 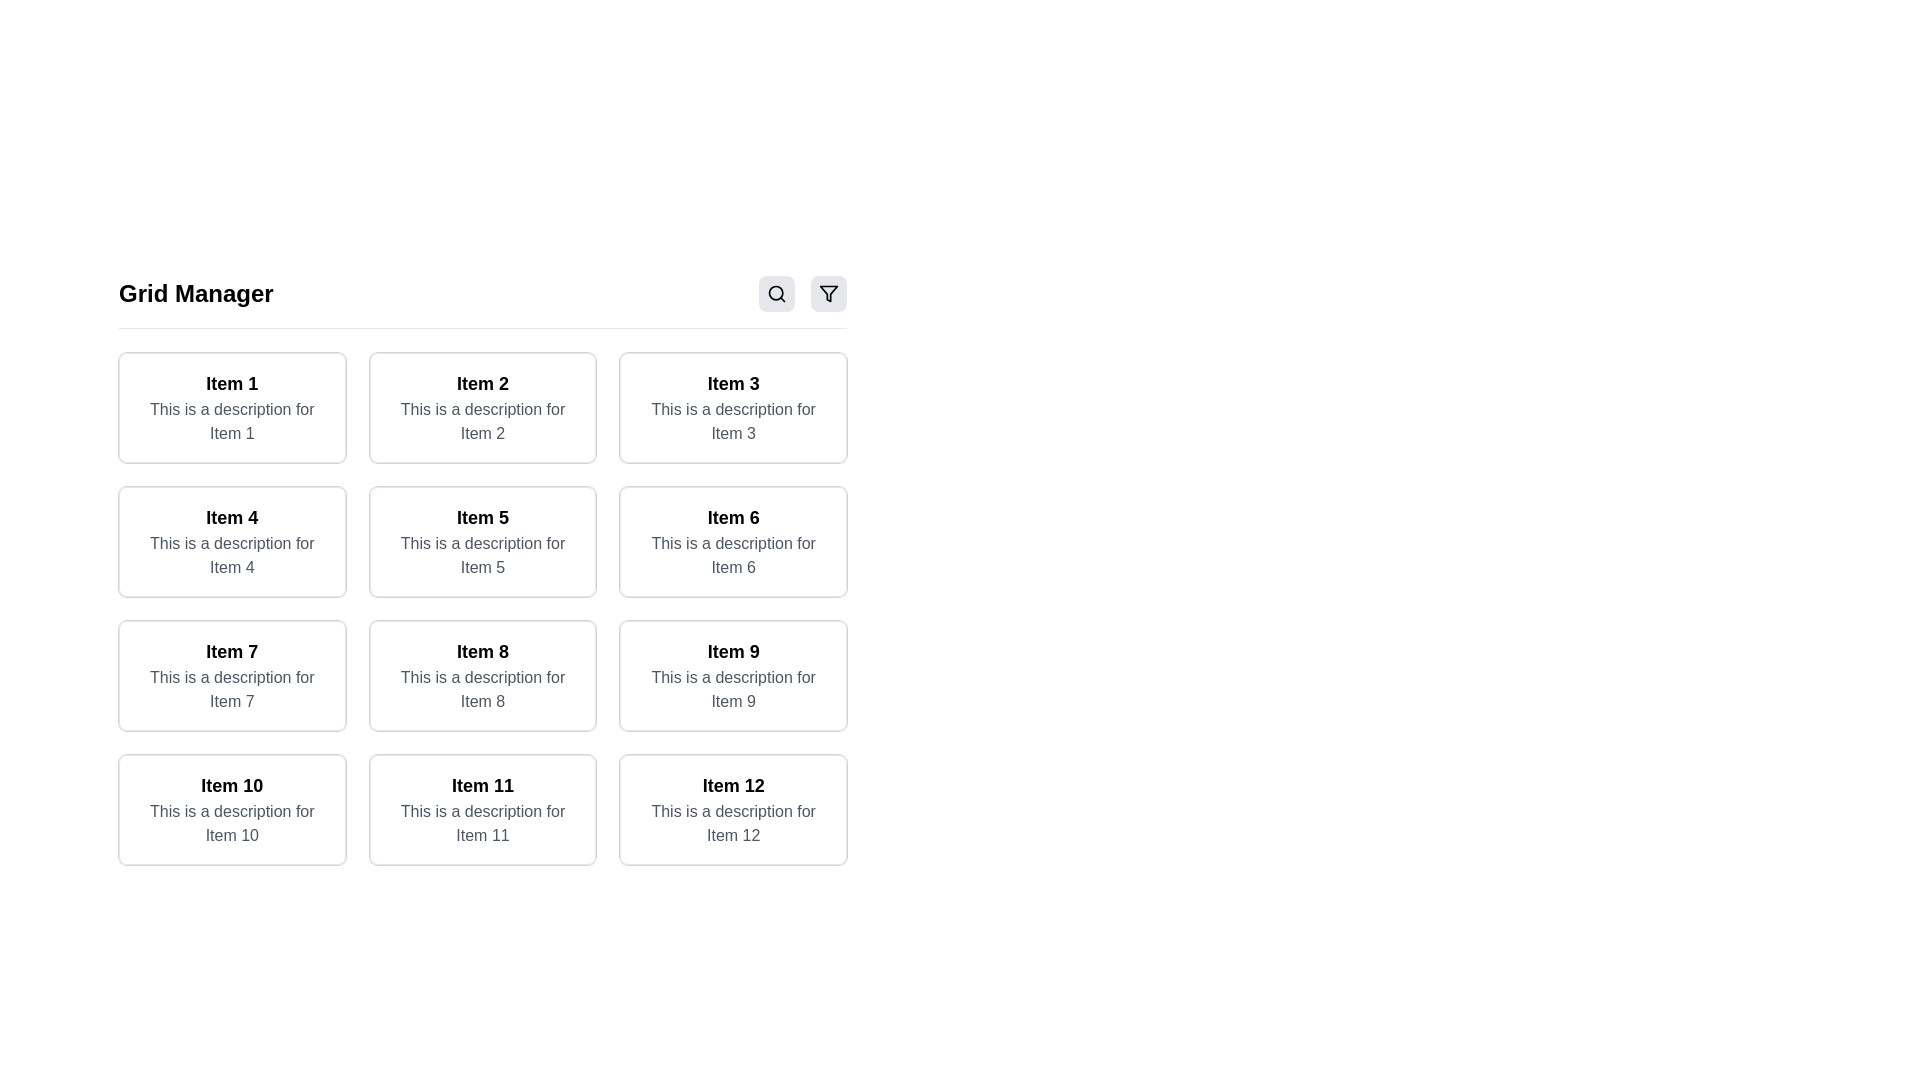 I want to click on the text label element that serves as the title for the card labeled 'Item 3', located in the top row and third column of the grid, so click(x=732, y=384).